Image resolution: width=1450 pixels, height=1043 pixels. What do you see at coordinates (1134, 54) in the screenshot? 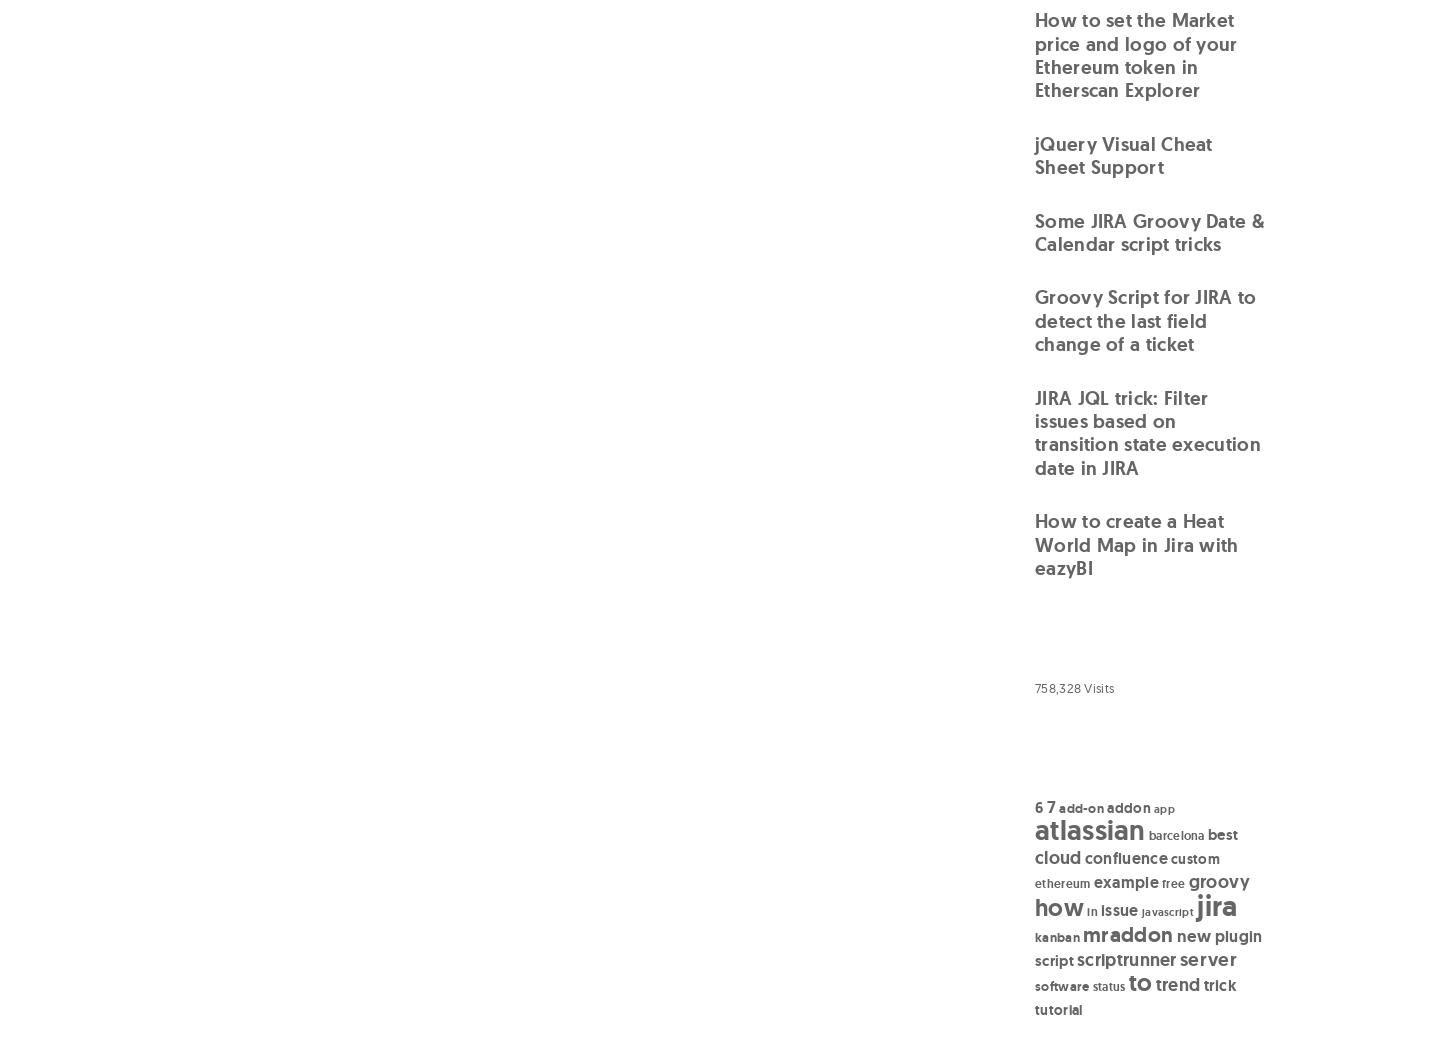
I see `'How to set the Market price and logo of your Ethereum token in Etherscan Explorer'` at bounding box center [1134, 54].